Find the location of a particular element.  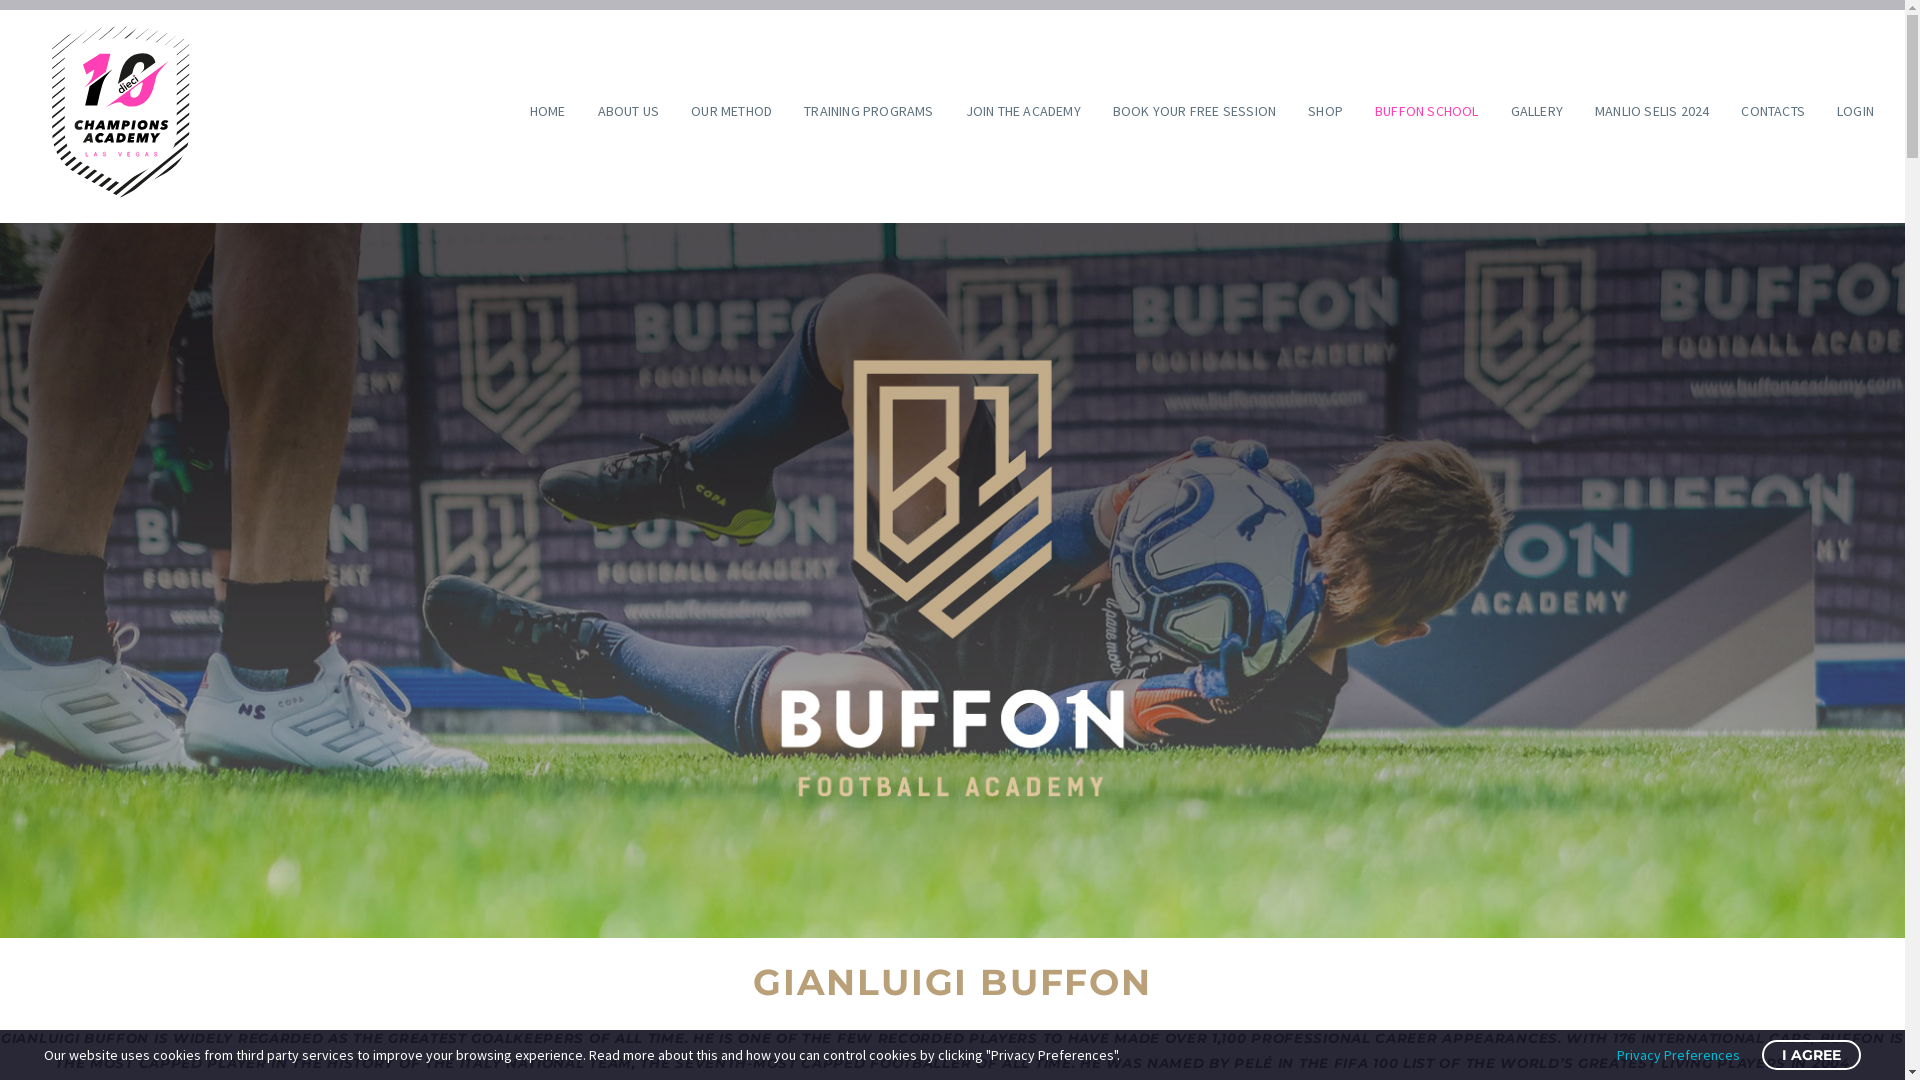

'HOME' is located at coordinates (547, 111).